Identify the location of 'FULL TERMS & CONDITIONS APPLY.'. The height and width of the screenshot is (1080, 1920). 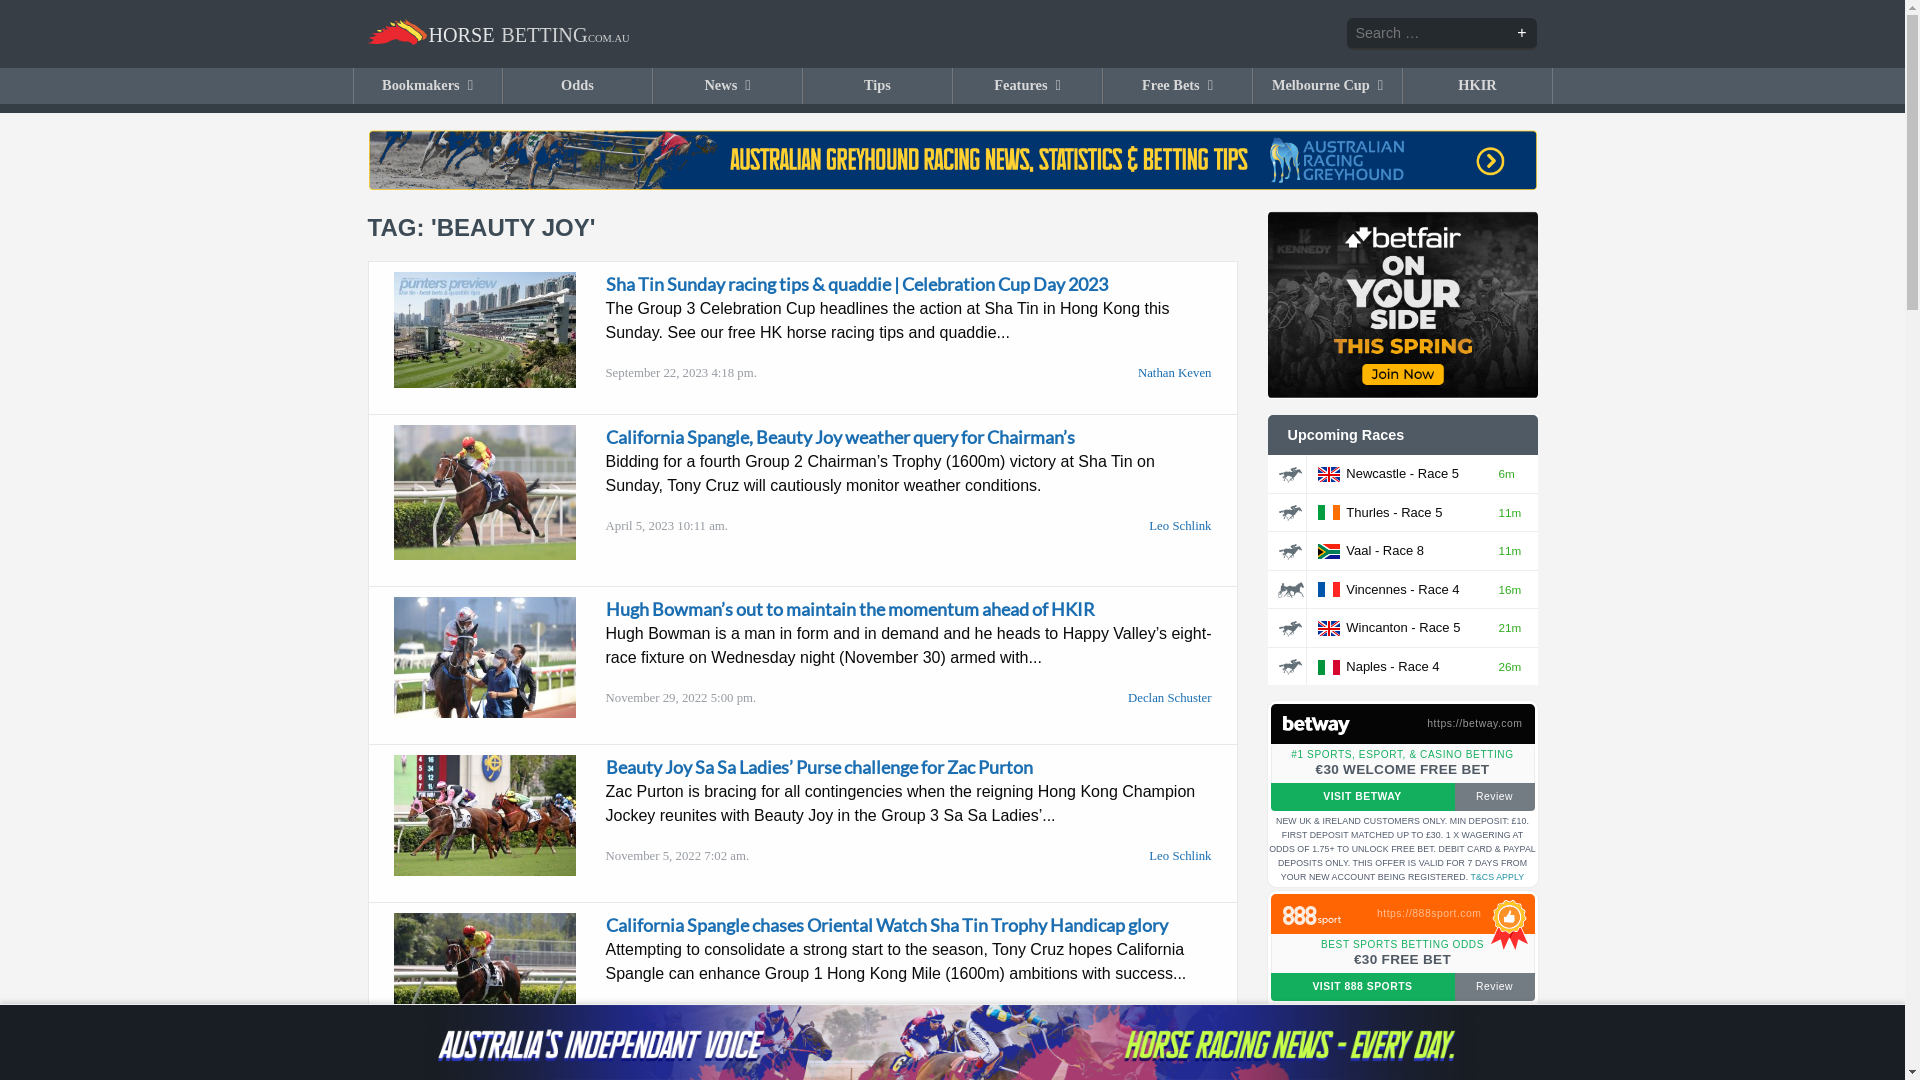
(1375, 866).